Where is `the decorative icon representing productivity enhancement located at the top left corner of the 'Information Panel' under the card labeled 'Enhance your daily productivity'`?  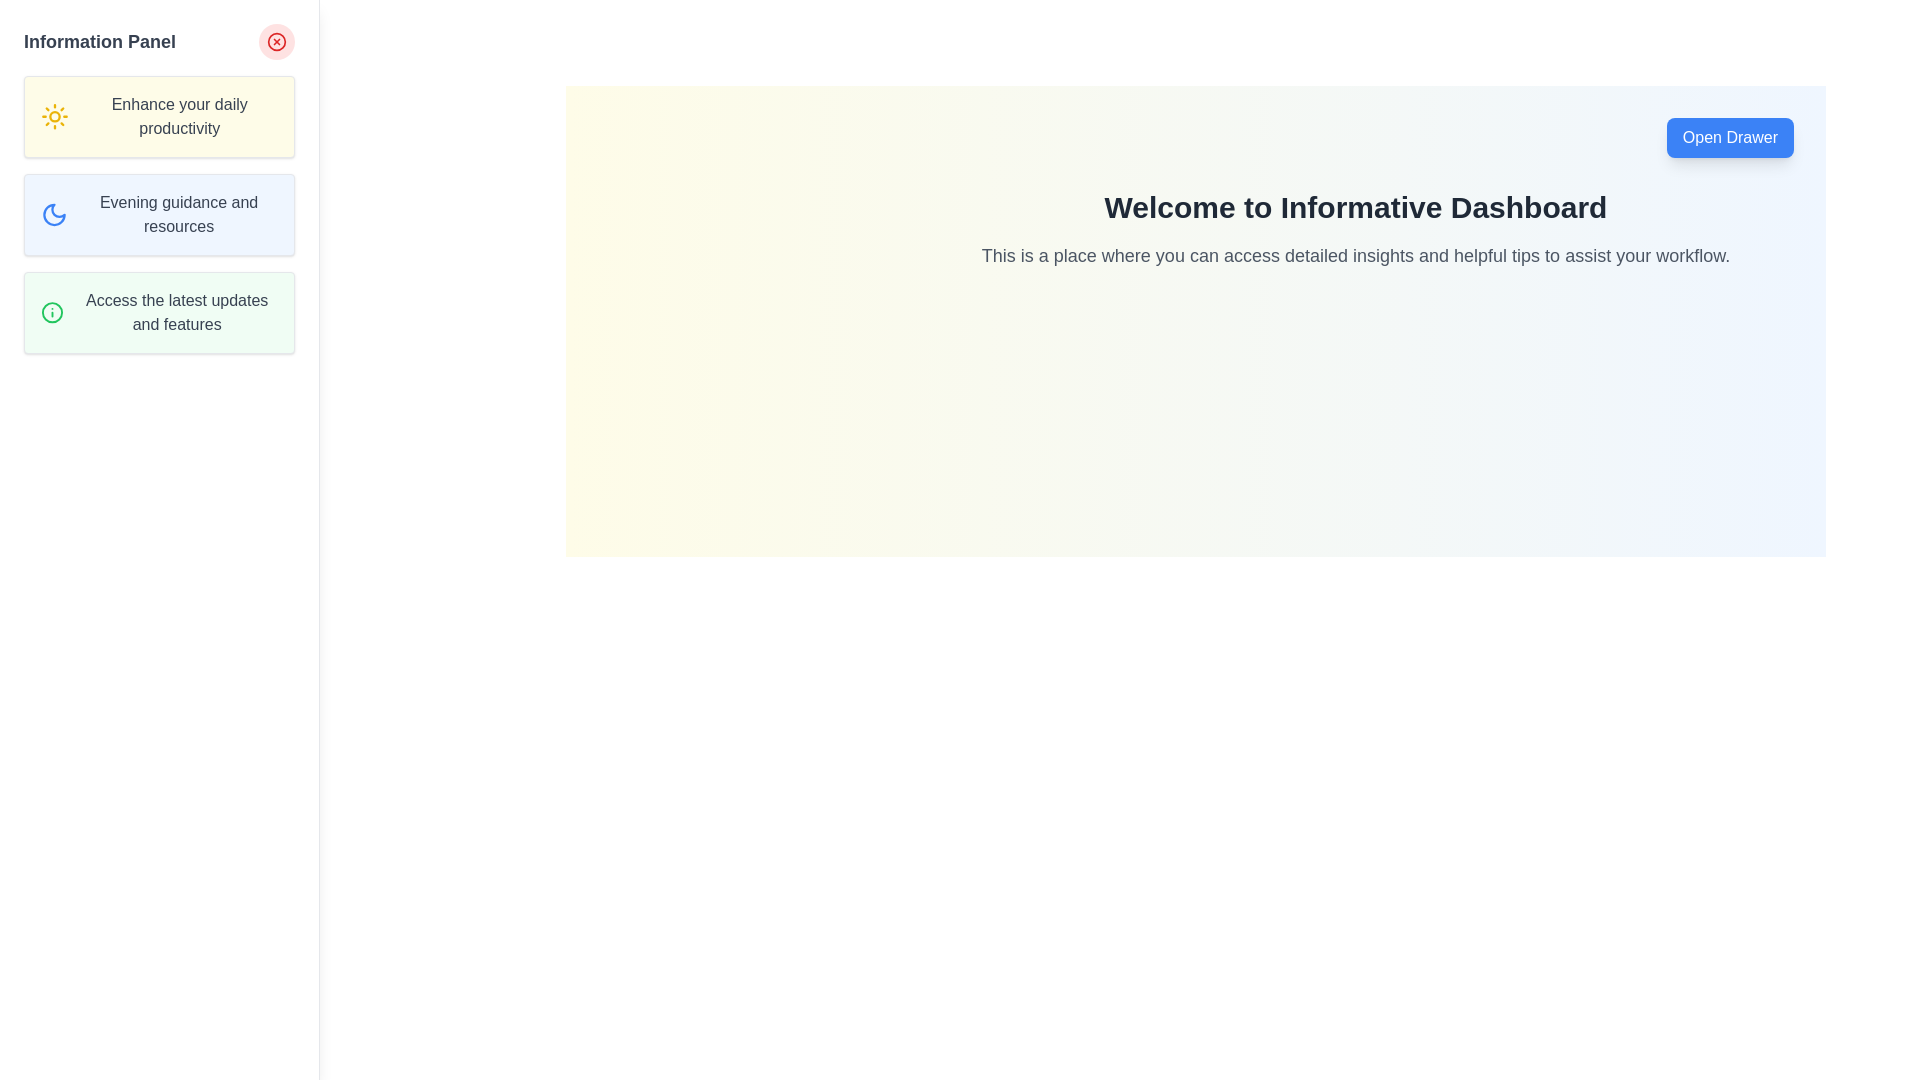 the decorative icon representing productivity enhancement located at the top left corner of the 'Information Panel' under the card labeled 'Enhance your daily productivity' is located at coordinates (55, 116).